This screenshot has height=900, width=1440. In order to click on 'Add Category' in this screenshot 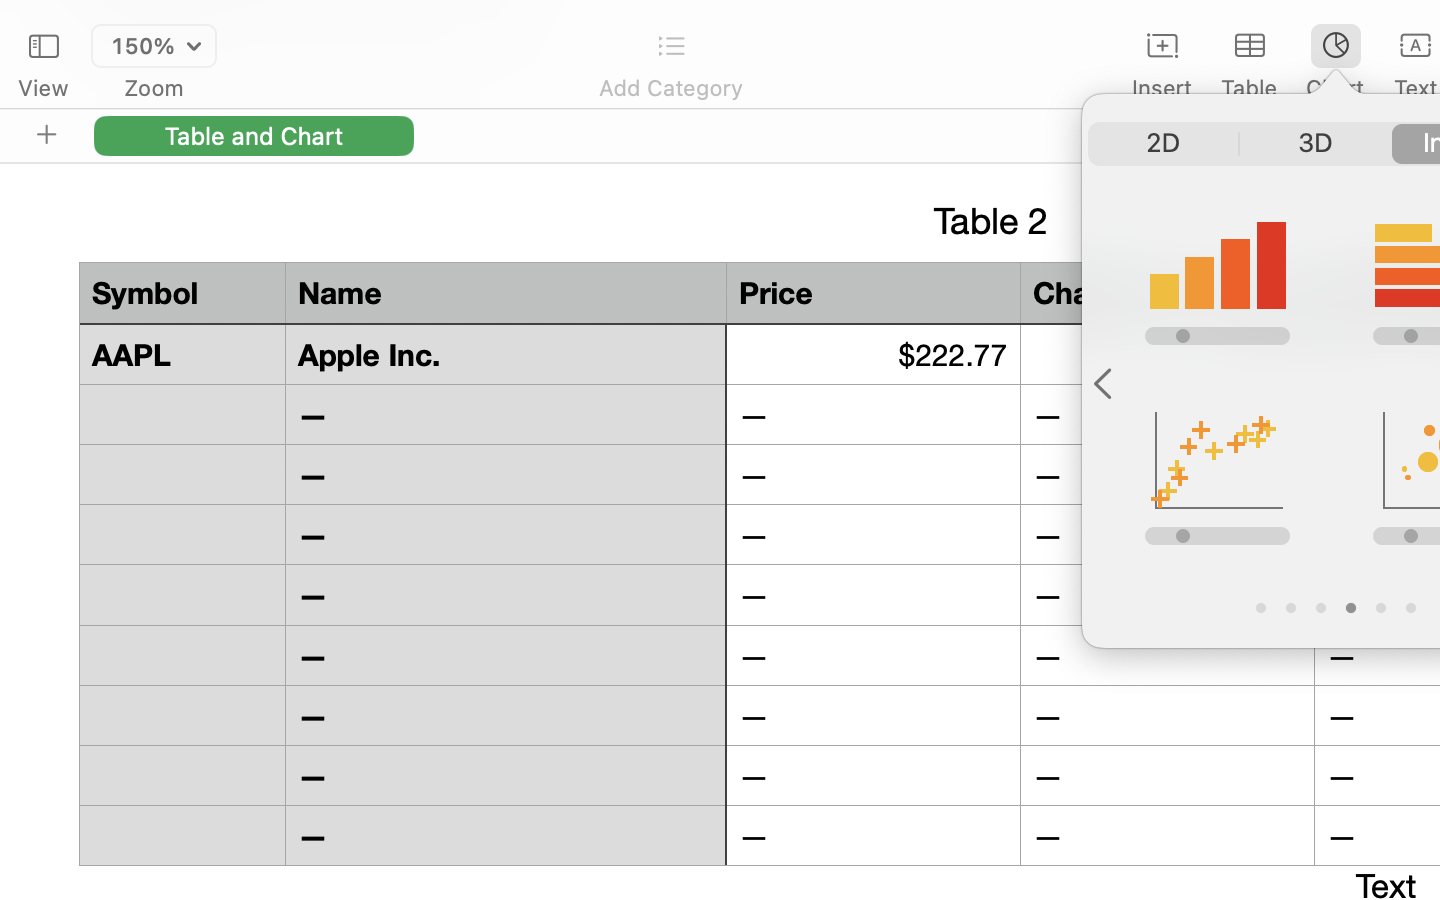, I will do `click(670, 87)`.